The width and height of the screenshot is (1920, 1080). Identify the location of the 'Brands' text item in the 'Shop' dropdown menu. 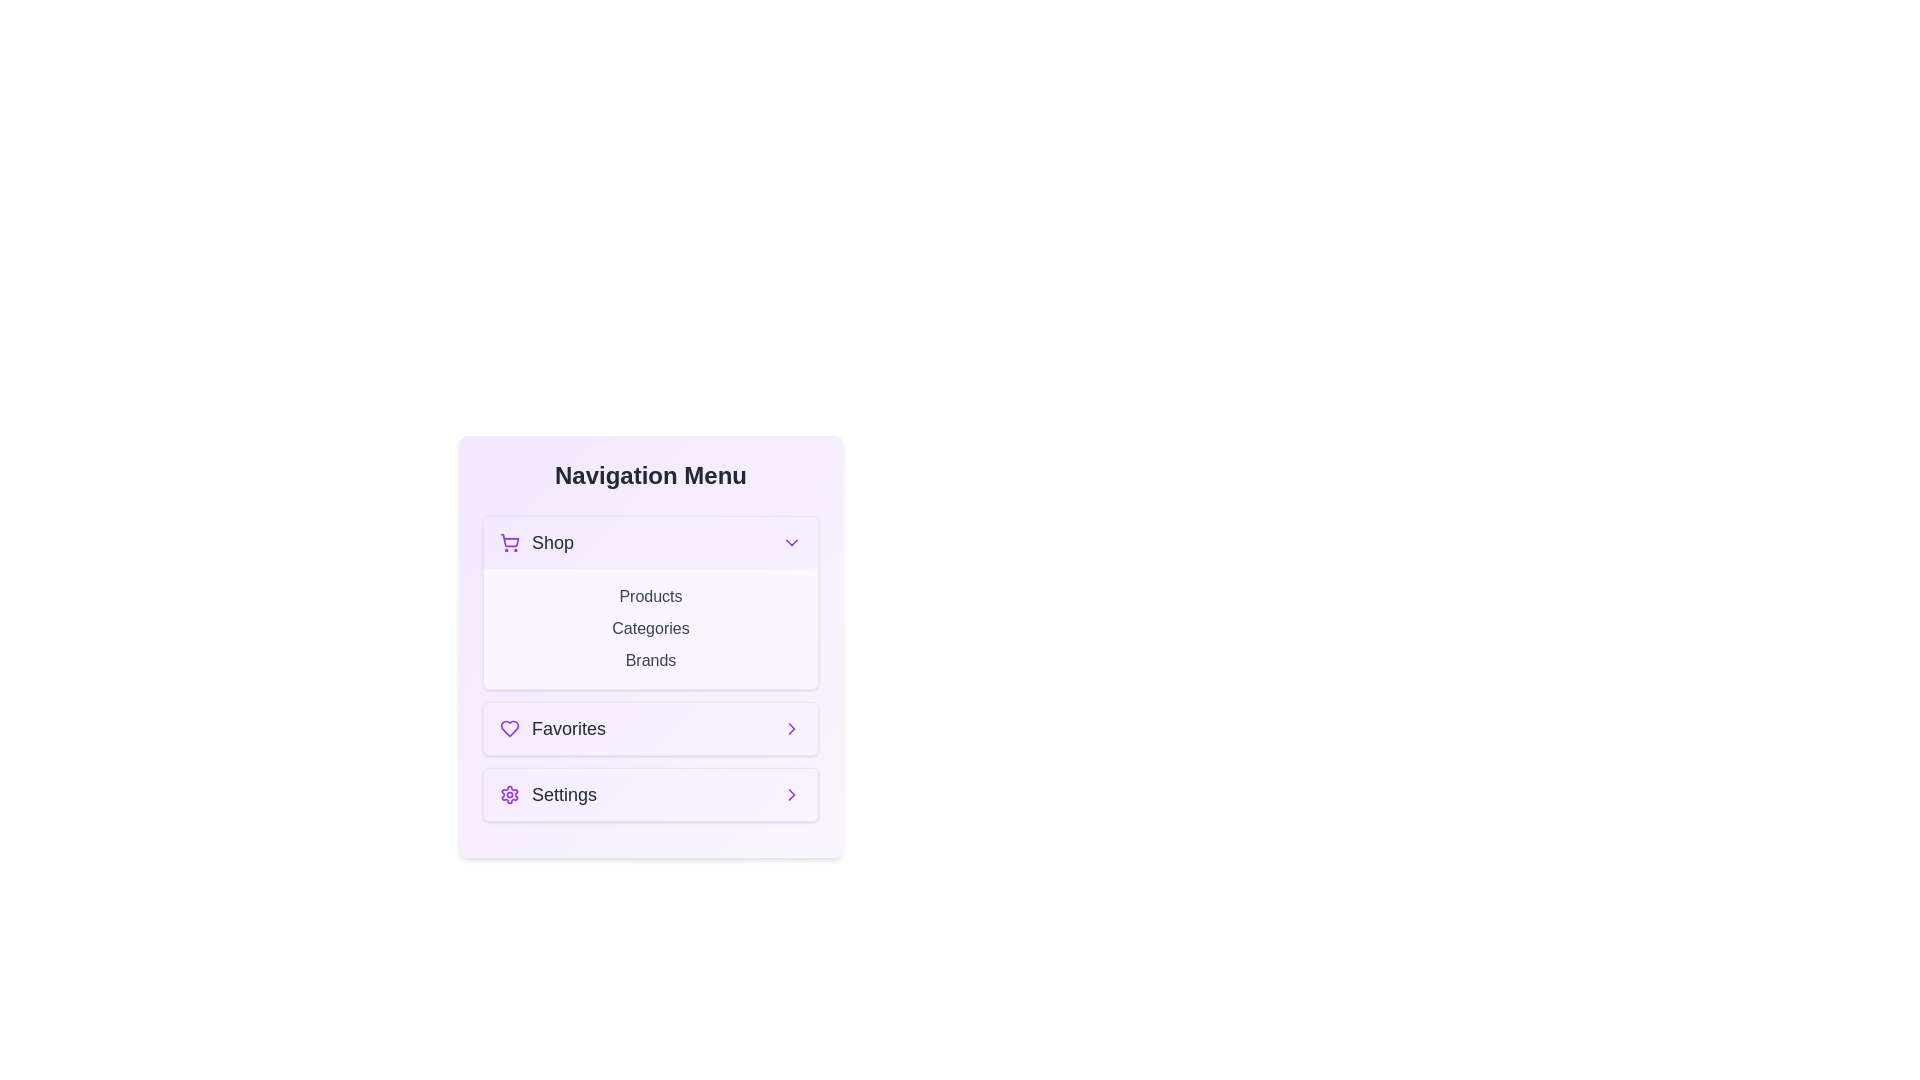
(651, 668).